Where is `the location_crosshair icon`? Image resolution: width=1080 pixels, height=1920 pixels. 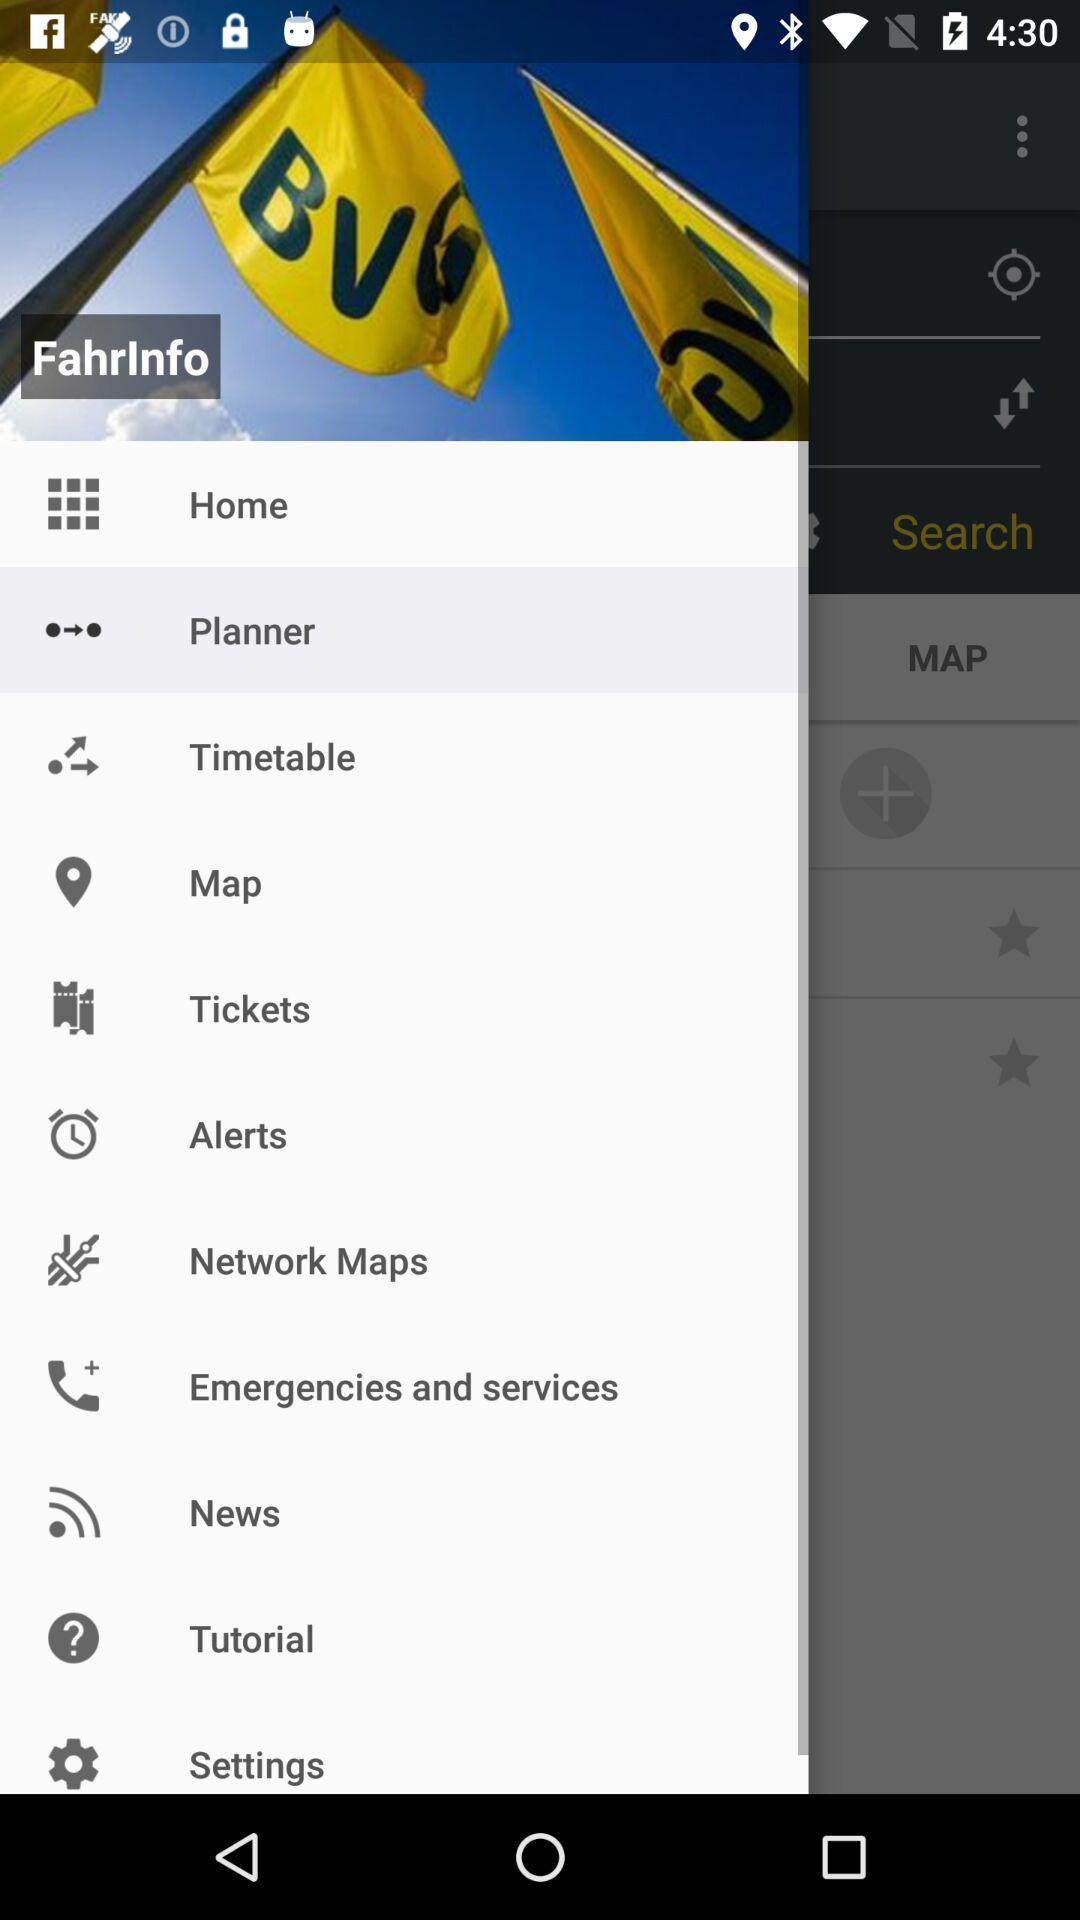 the location_crosshair icon is located at coordinates (1027, 261).